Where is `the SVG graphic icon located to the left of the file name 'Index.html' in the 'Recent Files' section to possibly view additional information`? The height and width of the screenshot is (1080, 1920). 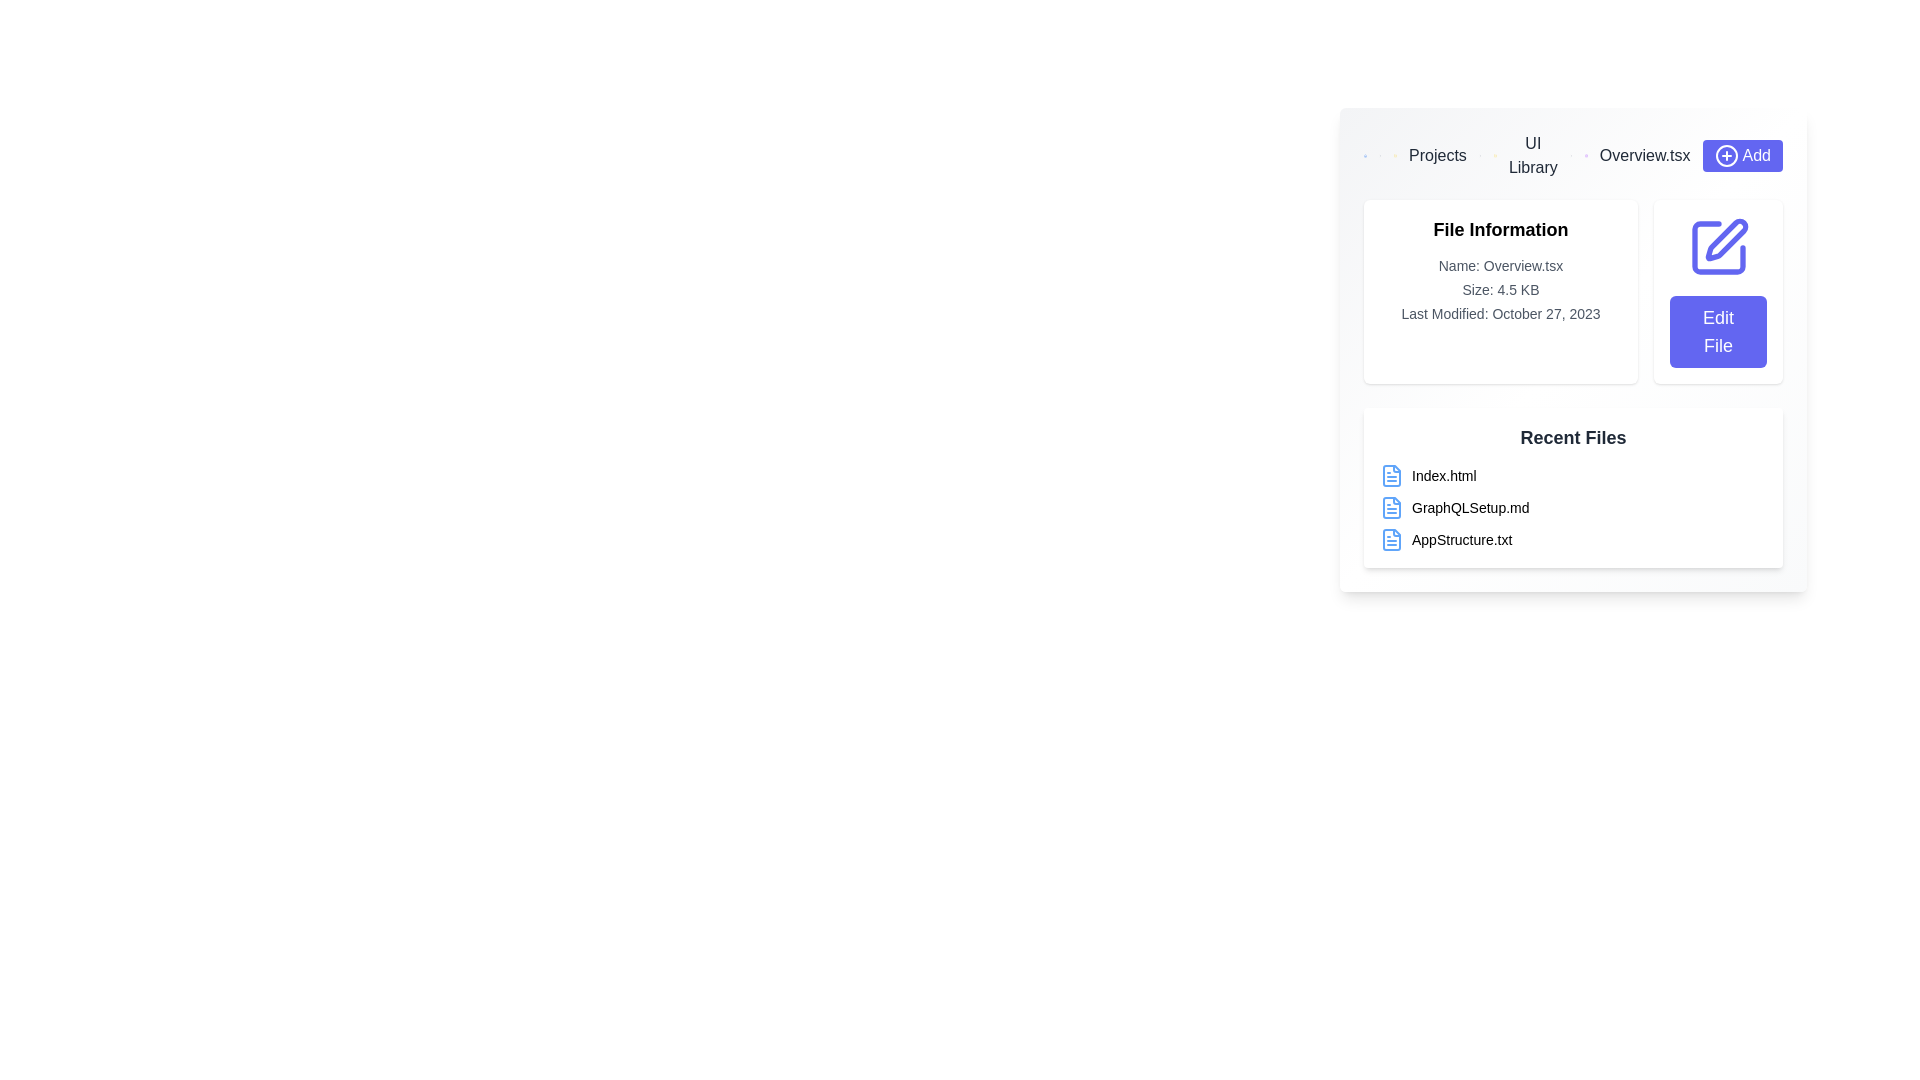 the SVG graphic icon located to the left of the file name 'Index.html' in the 'Recent Files' section to possibly view additional information is located at coordinates (1391, 475).